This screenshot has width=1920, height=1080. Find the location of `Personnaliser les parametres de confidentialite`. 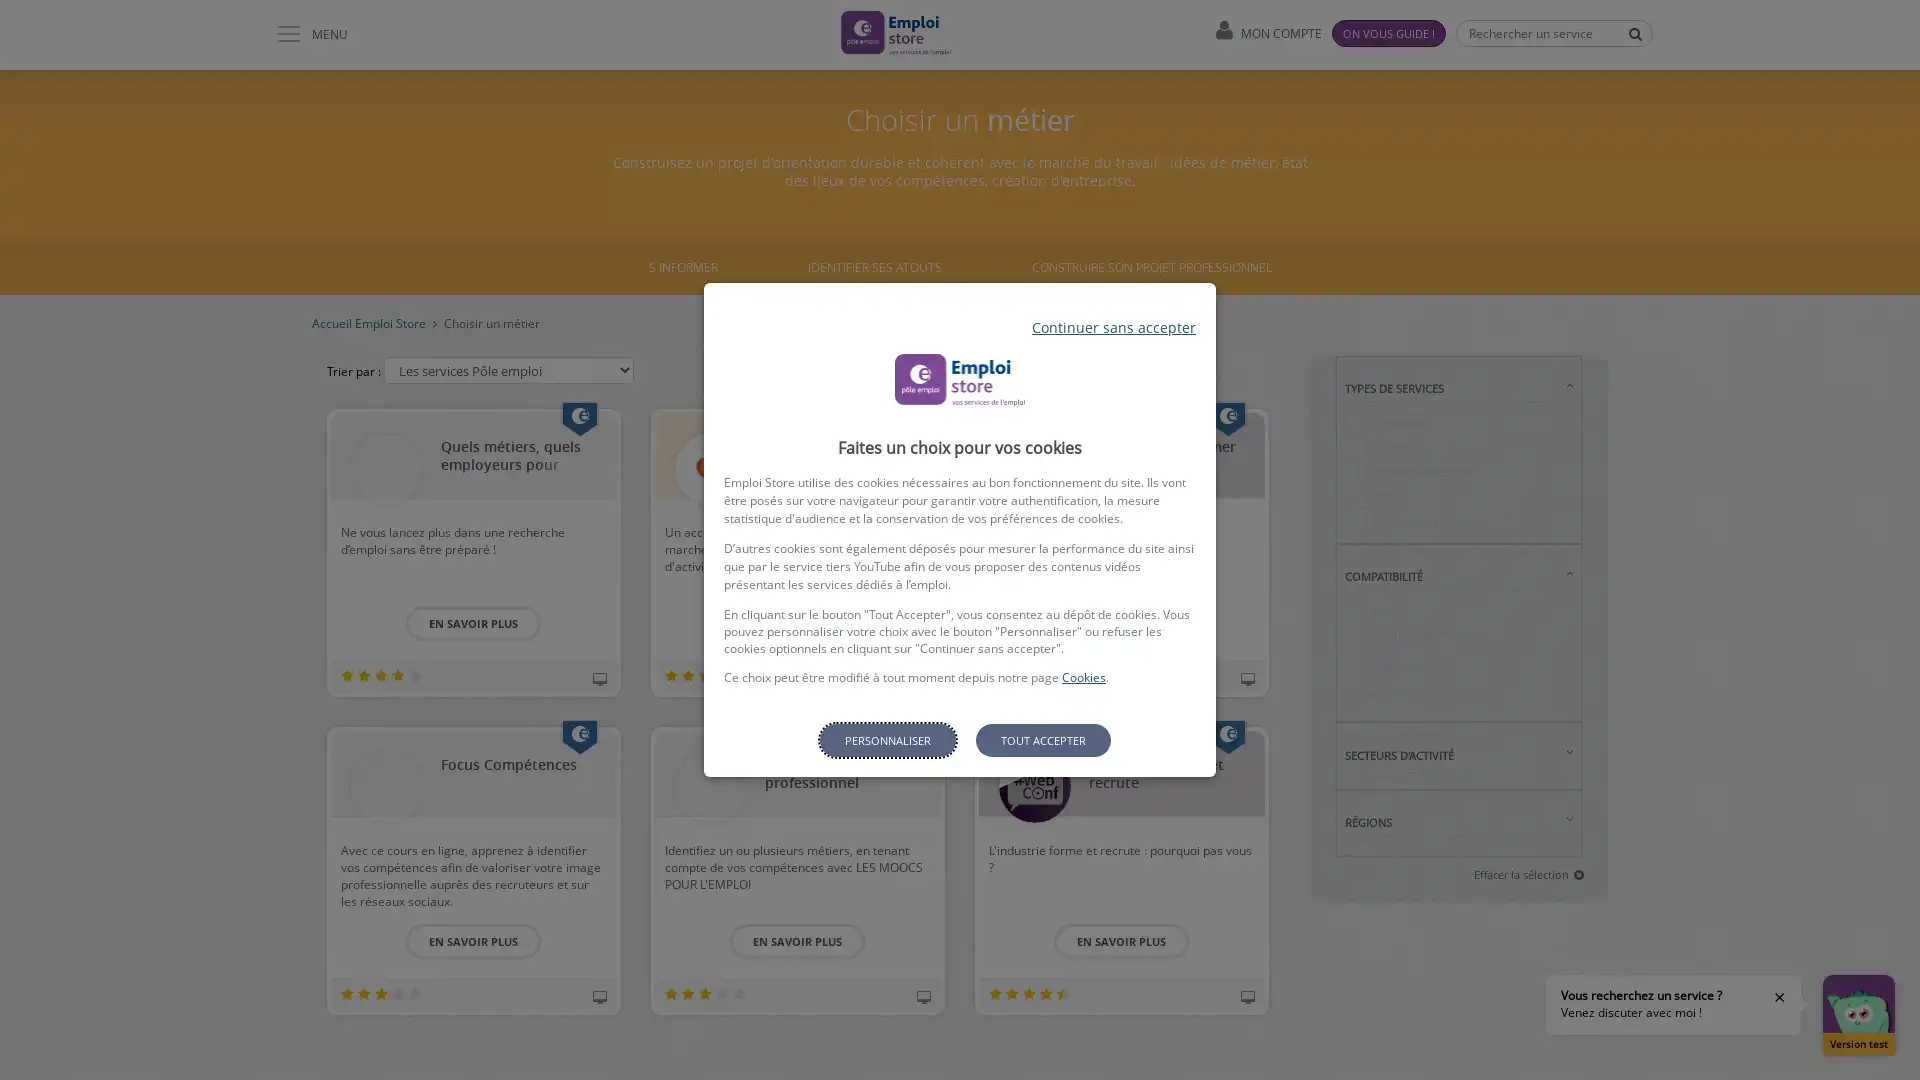

Personnaliser les parametres de confidentialite is located at coordinates (886, 740).